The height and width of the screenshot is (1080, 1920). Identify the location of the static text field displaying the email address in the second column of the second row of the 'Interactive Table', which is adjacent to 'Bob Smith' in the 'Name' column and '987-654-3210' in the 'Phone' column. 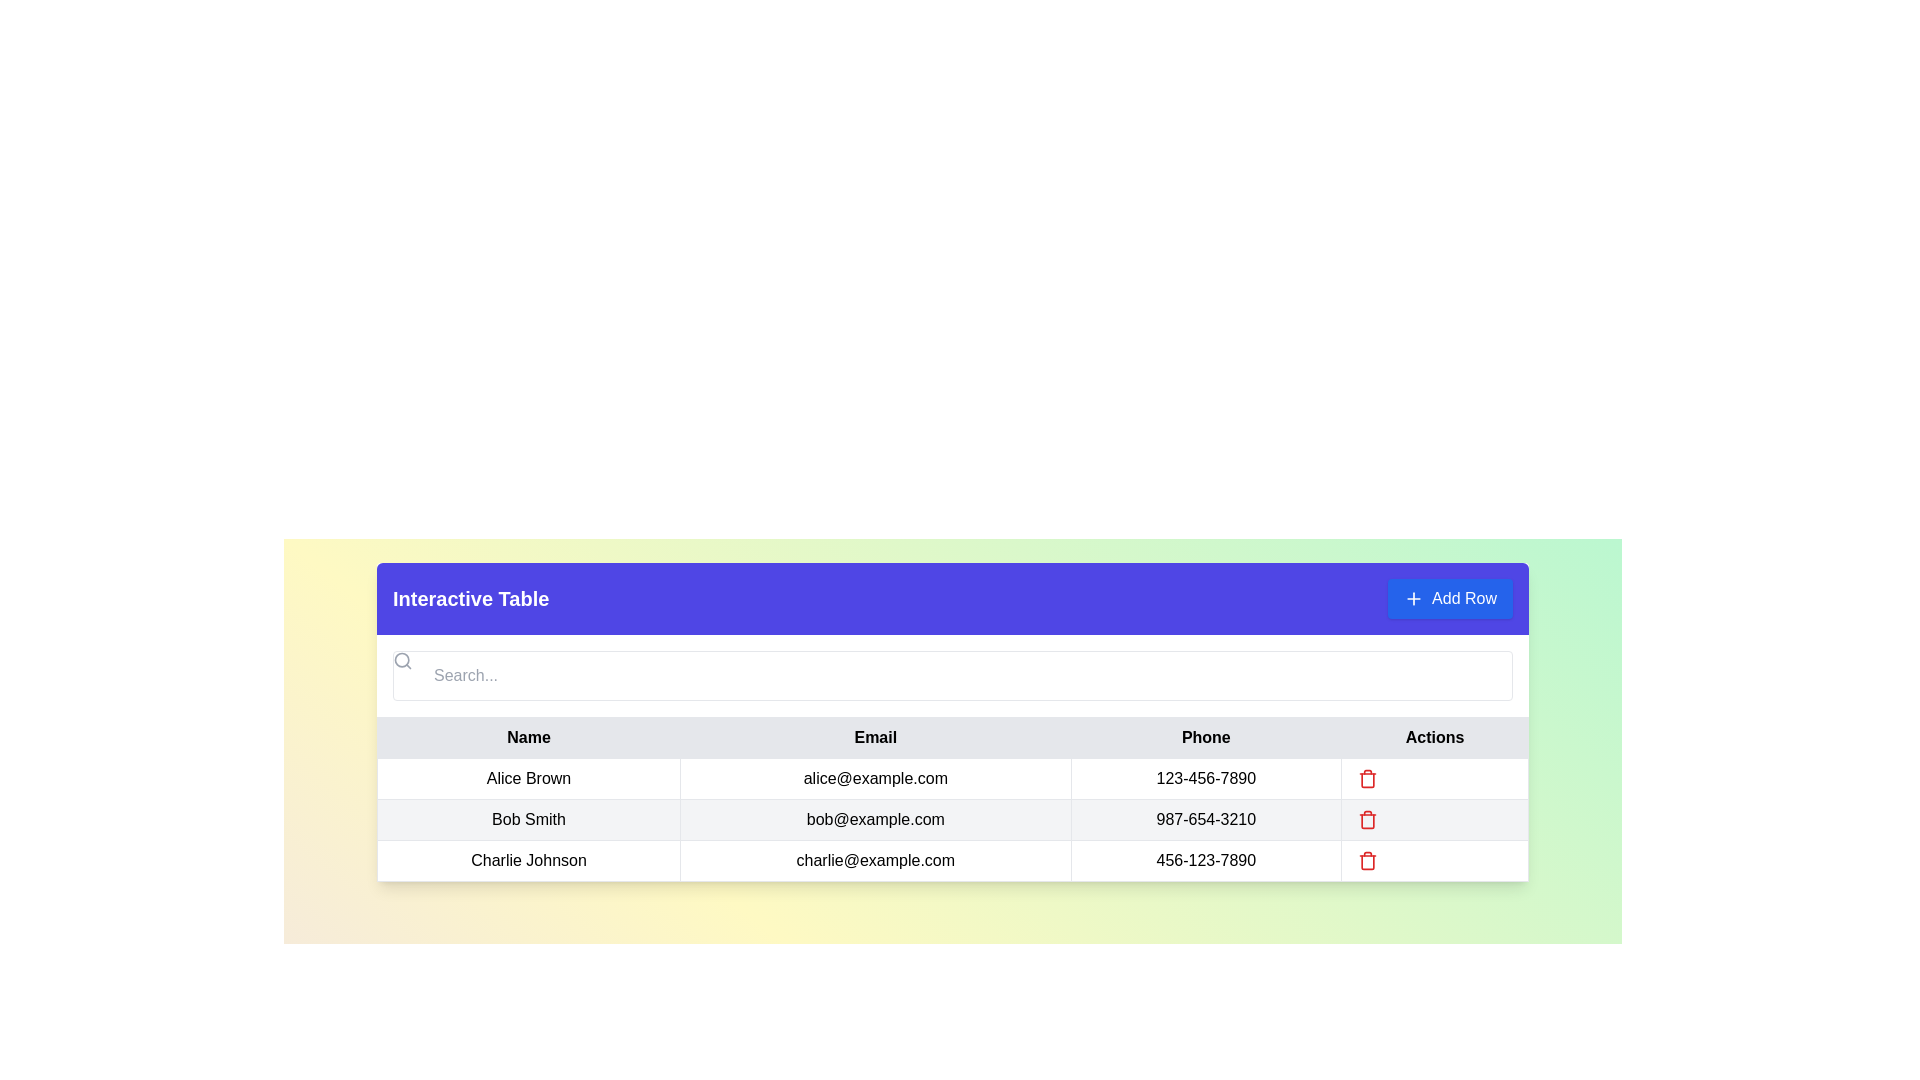
(875, 820).